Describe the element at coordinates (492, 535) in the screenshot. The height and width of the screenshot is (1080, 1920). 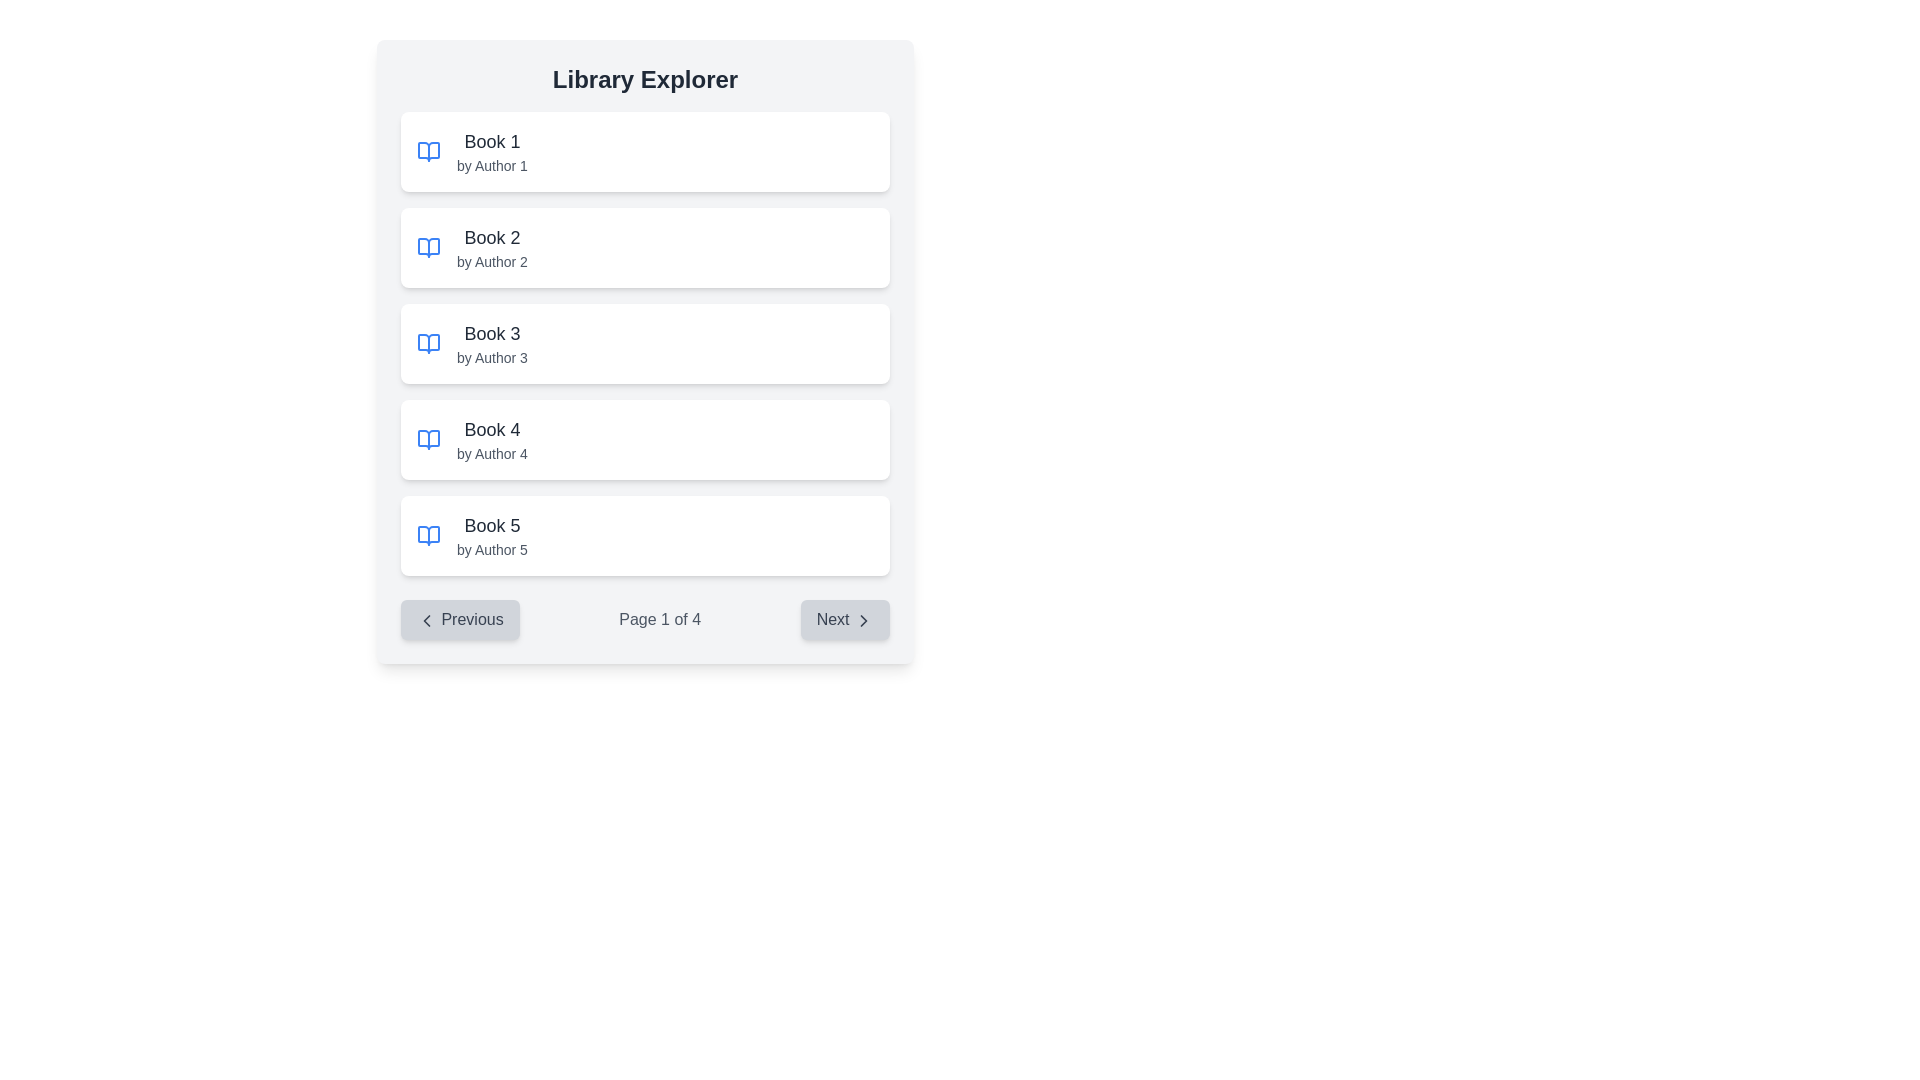
I see `the text display element that shows 'Book 5 by Author 5' in a large, bold font, positioned as the fifth item in a vertical list of book entries` at that location.